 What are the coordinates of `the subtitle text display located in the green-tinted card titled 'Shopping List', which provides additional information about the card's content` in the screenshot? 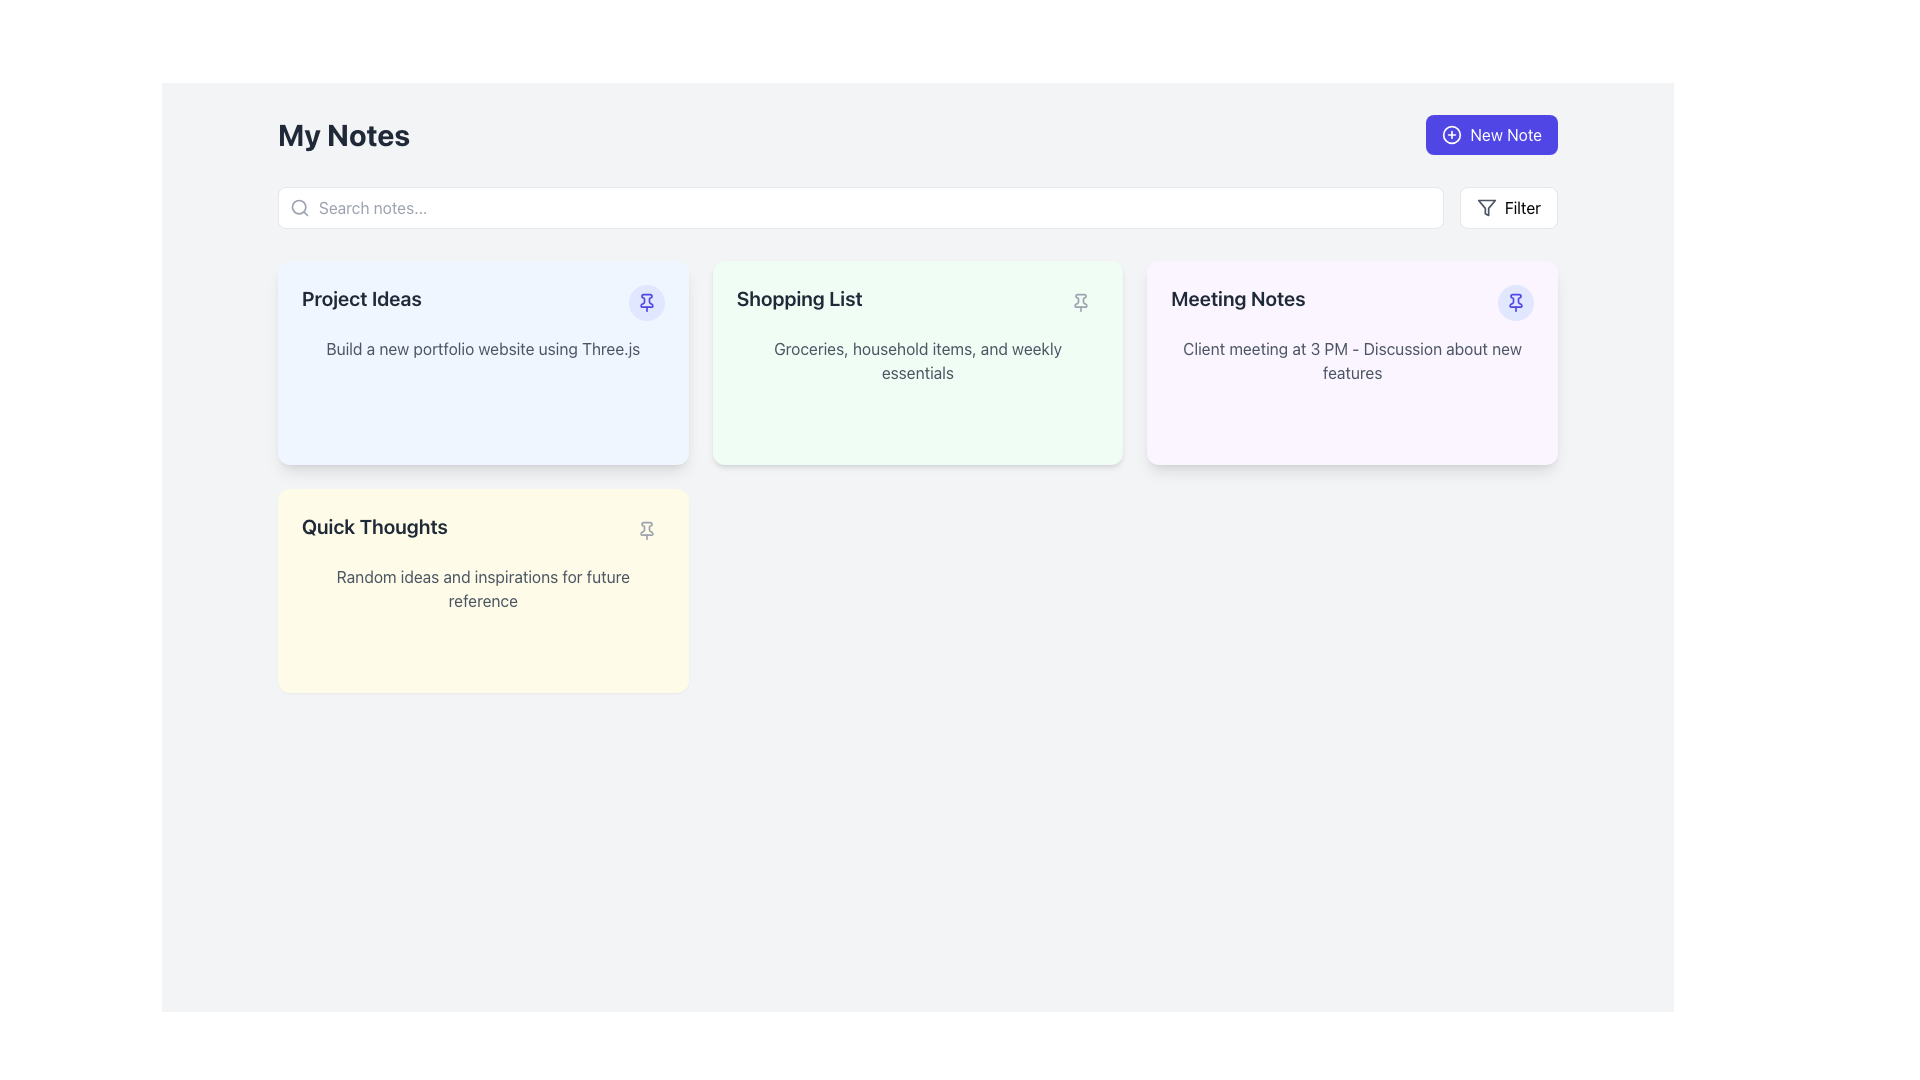 It's located at (916, 361).